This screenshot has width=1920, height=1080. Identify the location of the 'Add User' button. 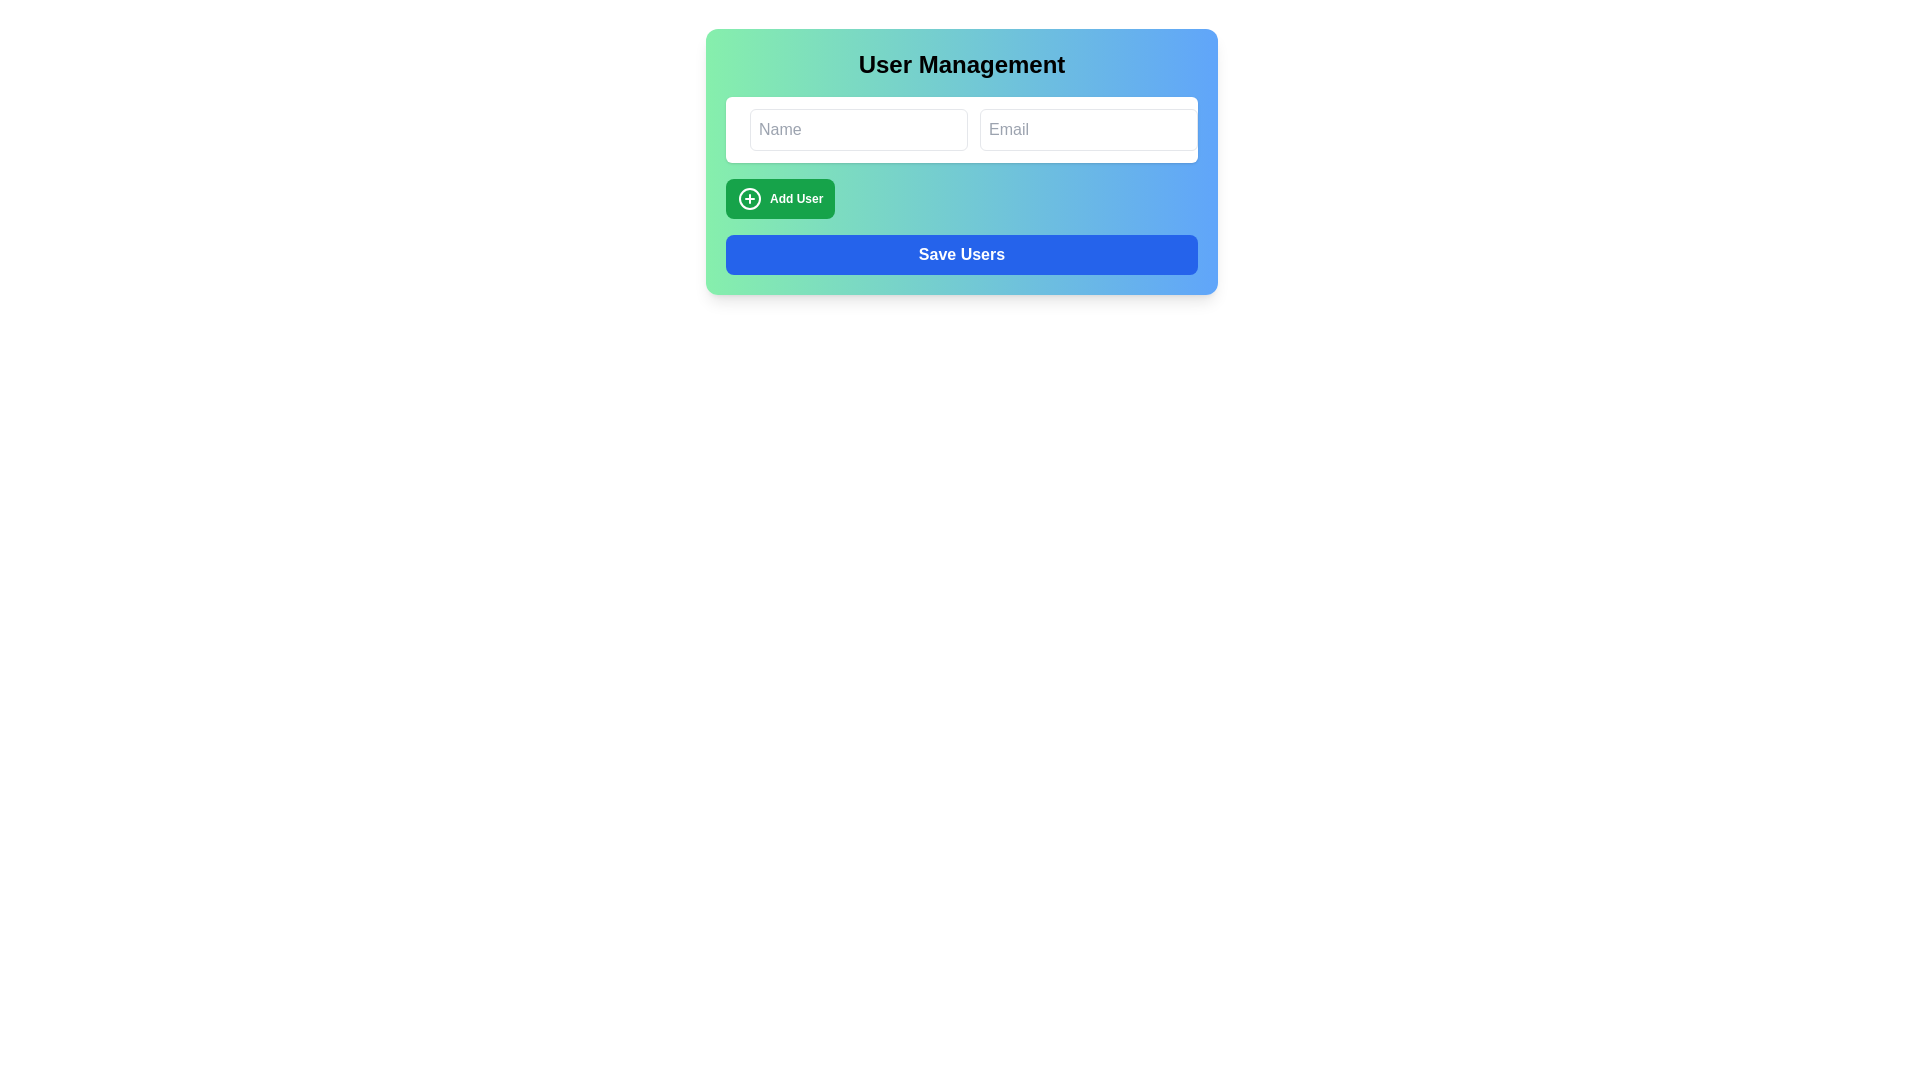
(779, 199).